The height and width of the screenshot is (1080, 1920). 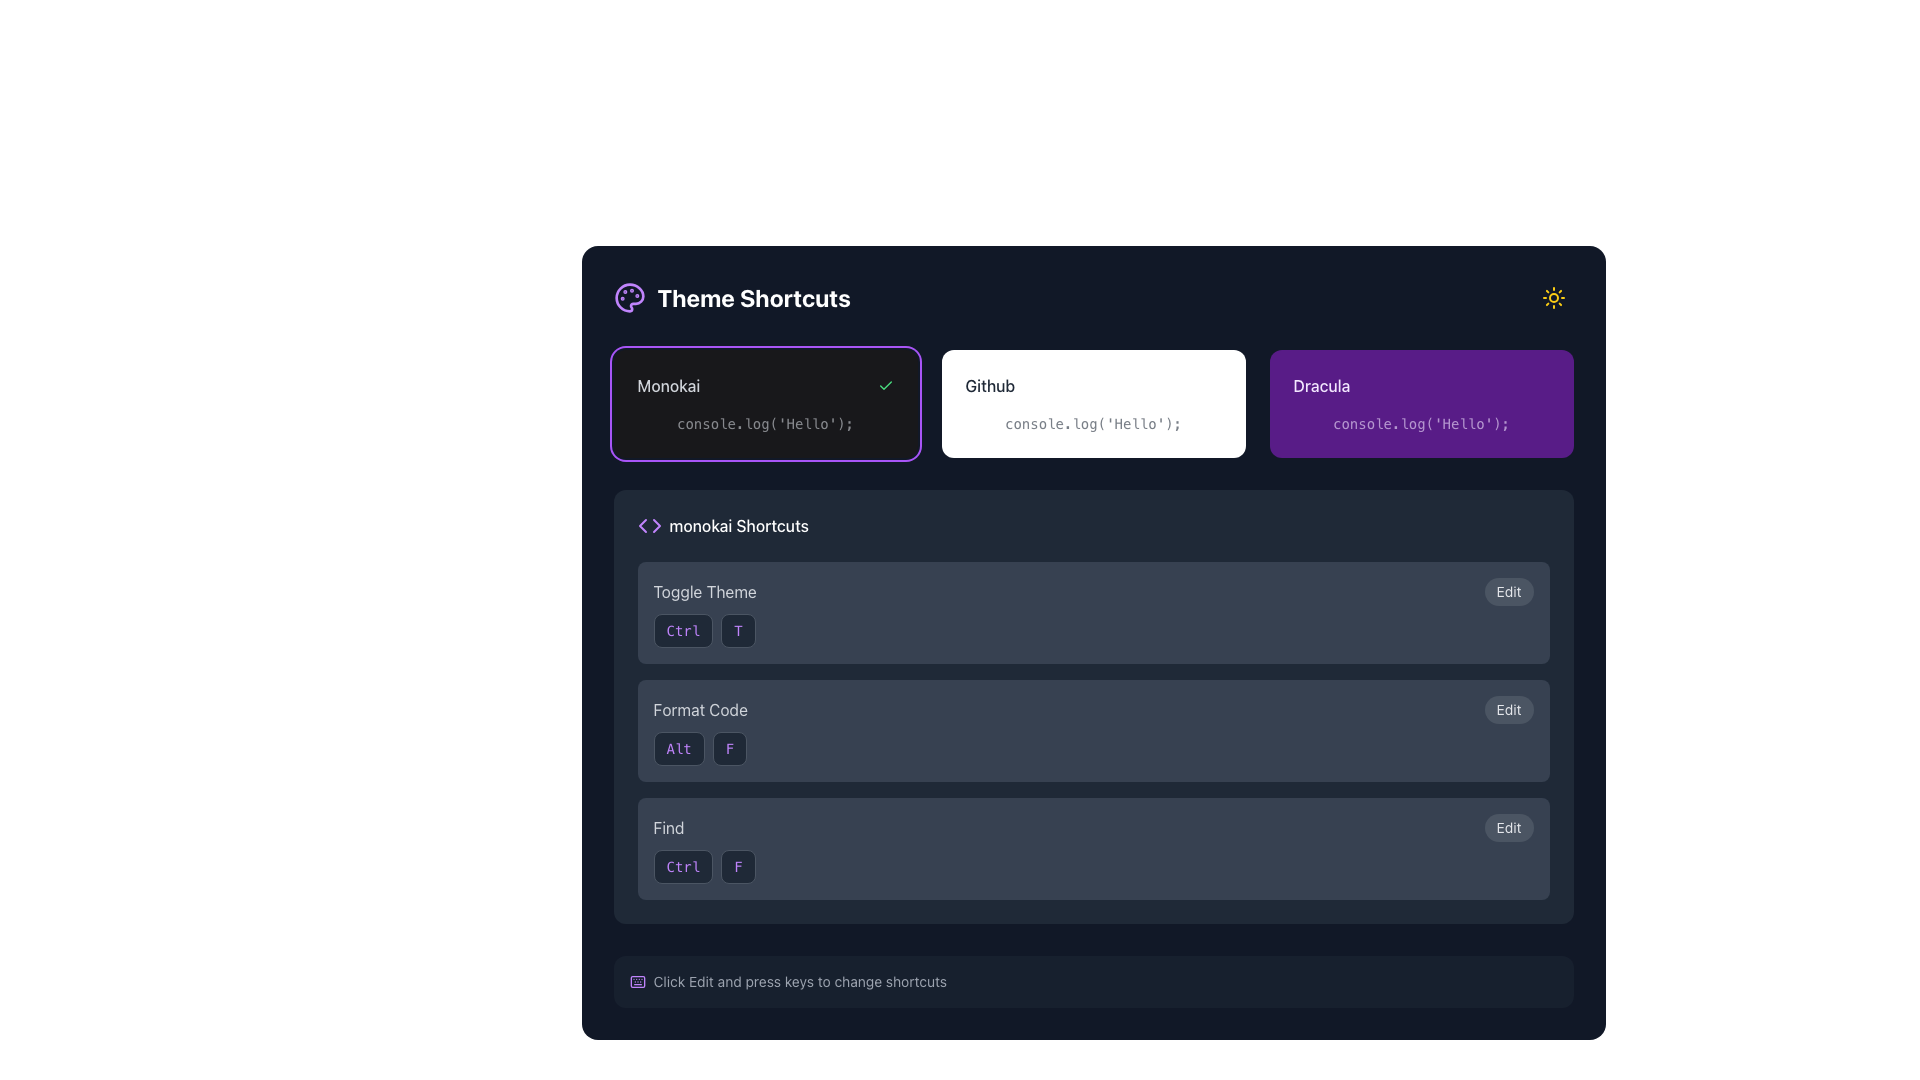 I want to click on and understand the instruction from the distinct gray instructional text label reading: 'Click Edit and press keys to change shortcuts', located at the bottom of the shortcuts section, so click(x=800, y=981).